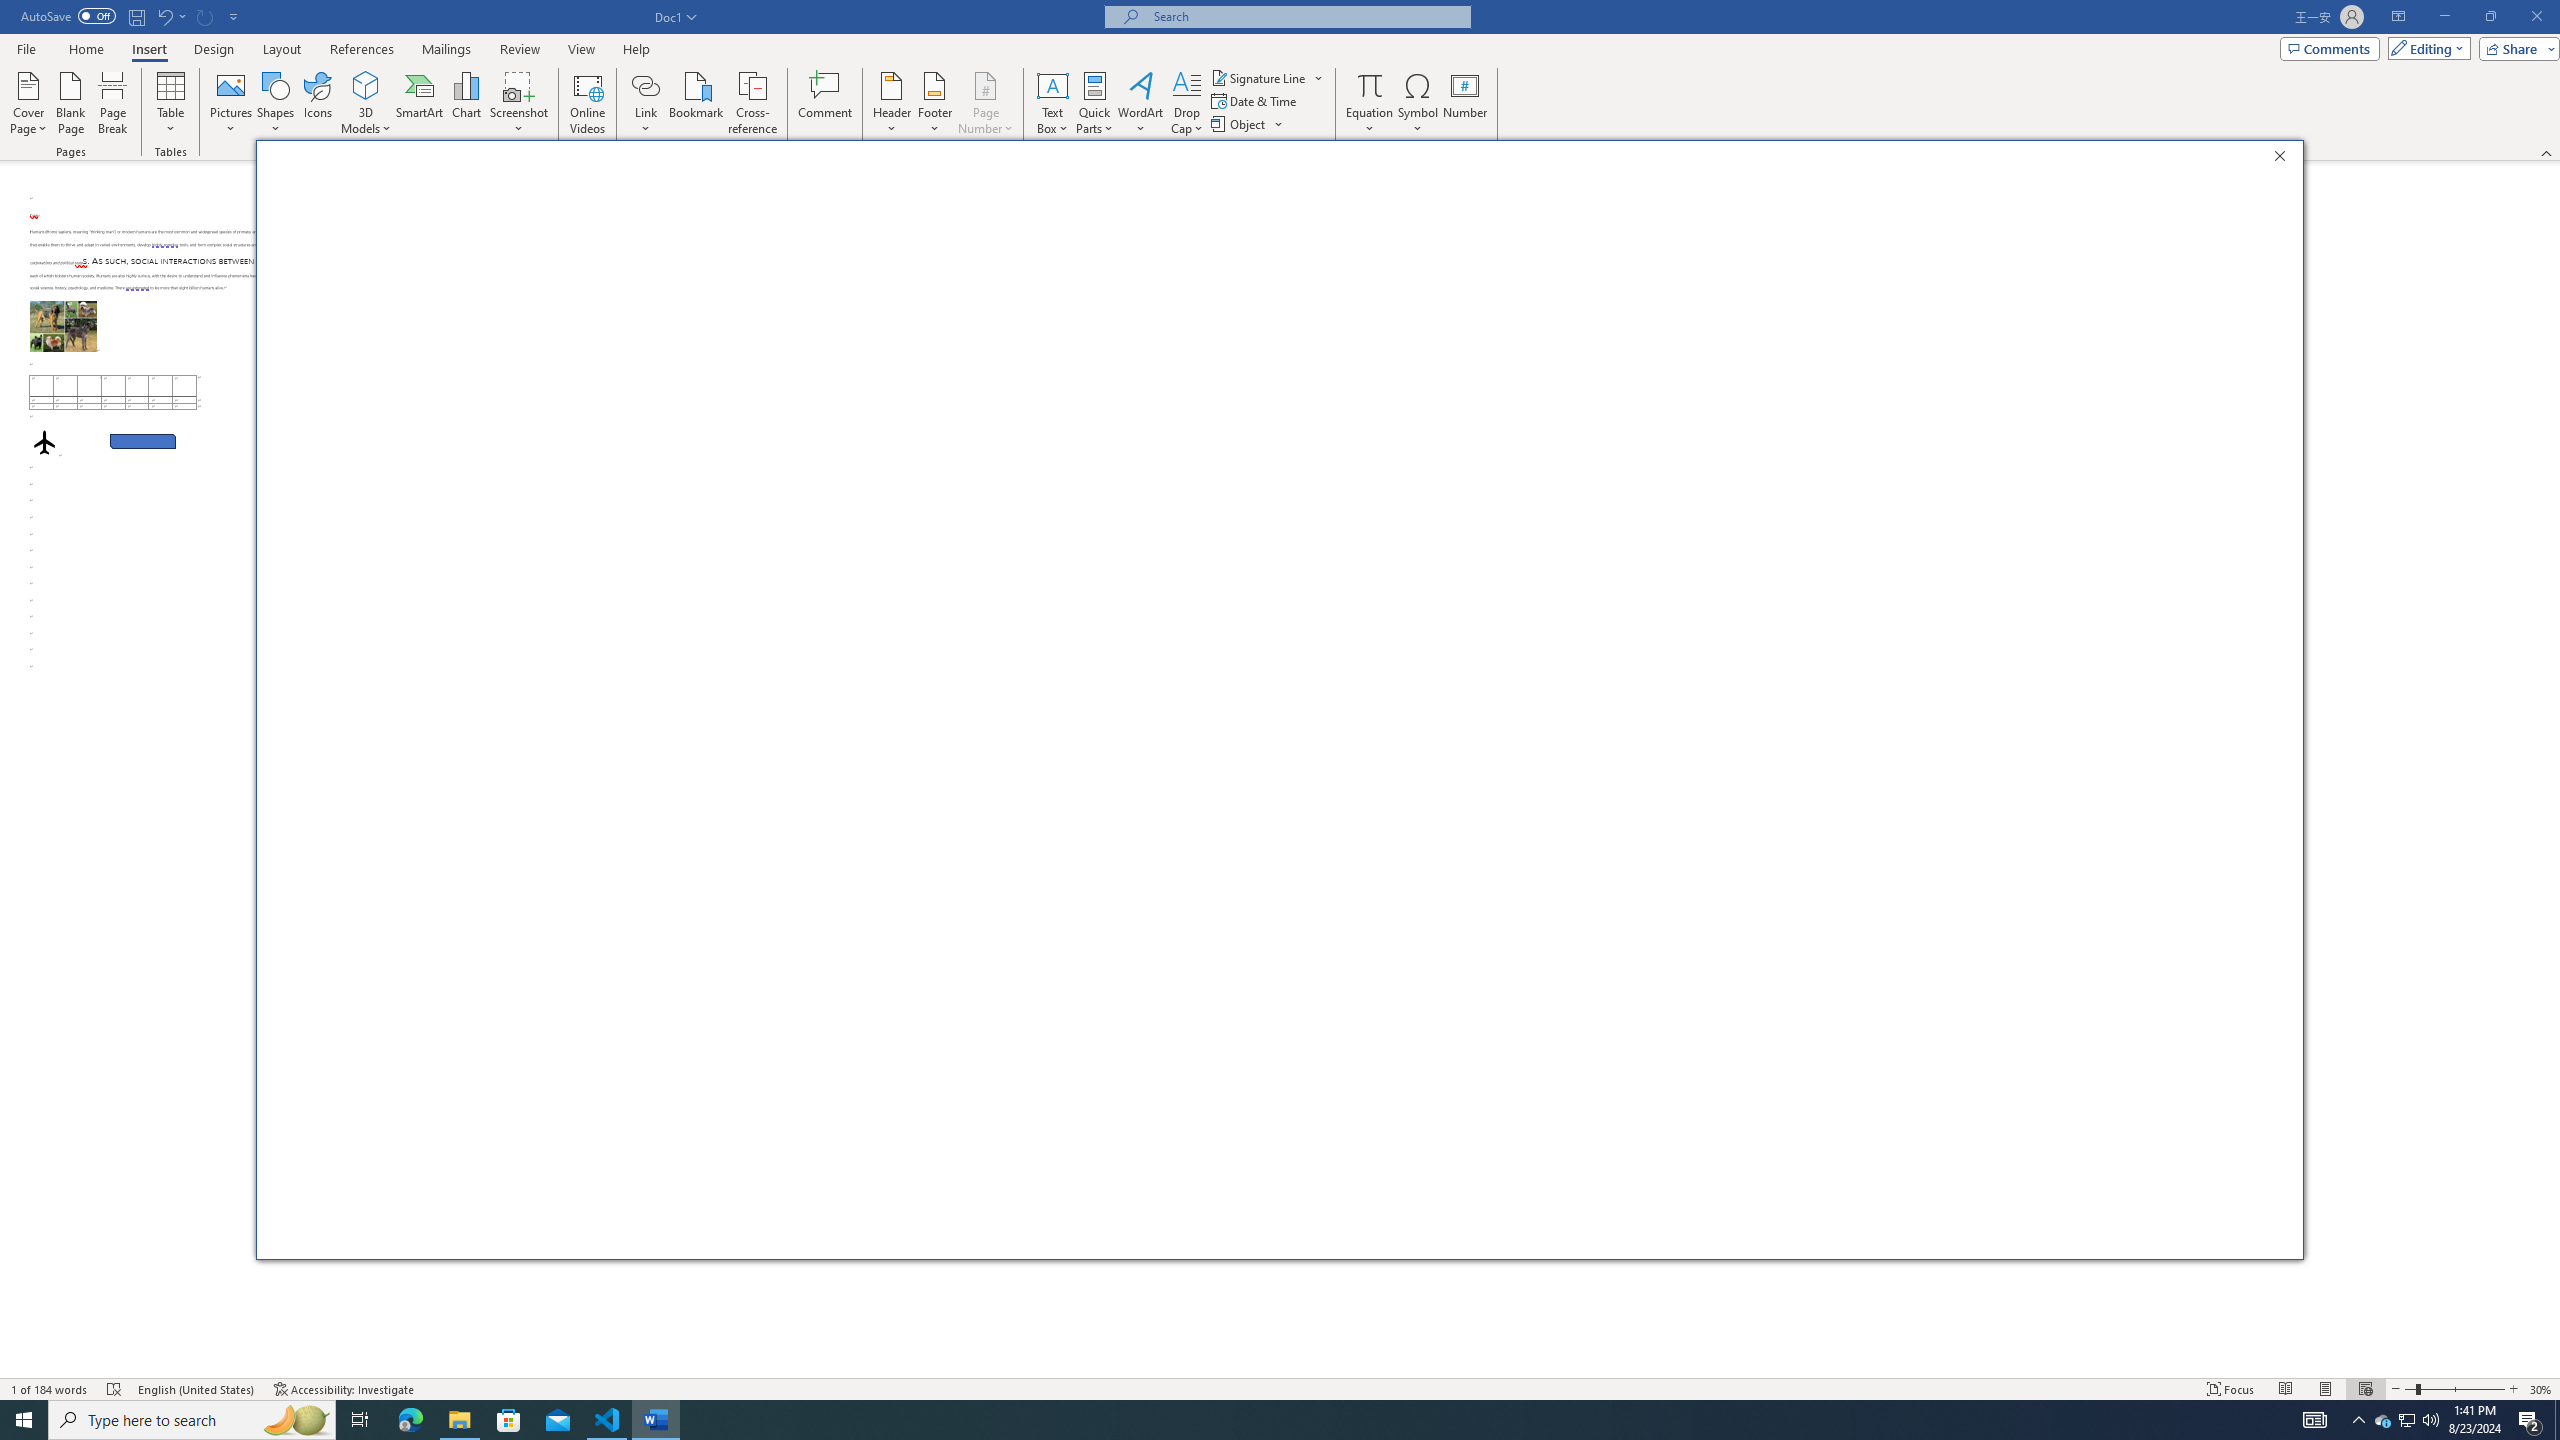  I want to click on 'Accessibility Checker Accessibility: Investigate', so click(343, 1389).